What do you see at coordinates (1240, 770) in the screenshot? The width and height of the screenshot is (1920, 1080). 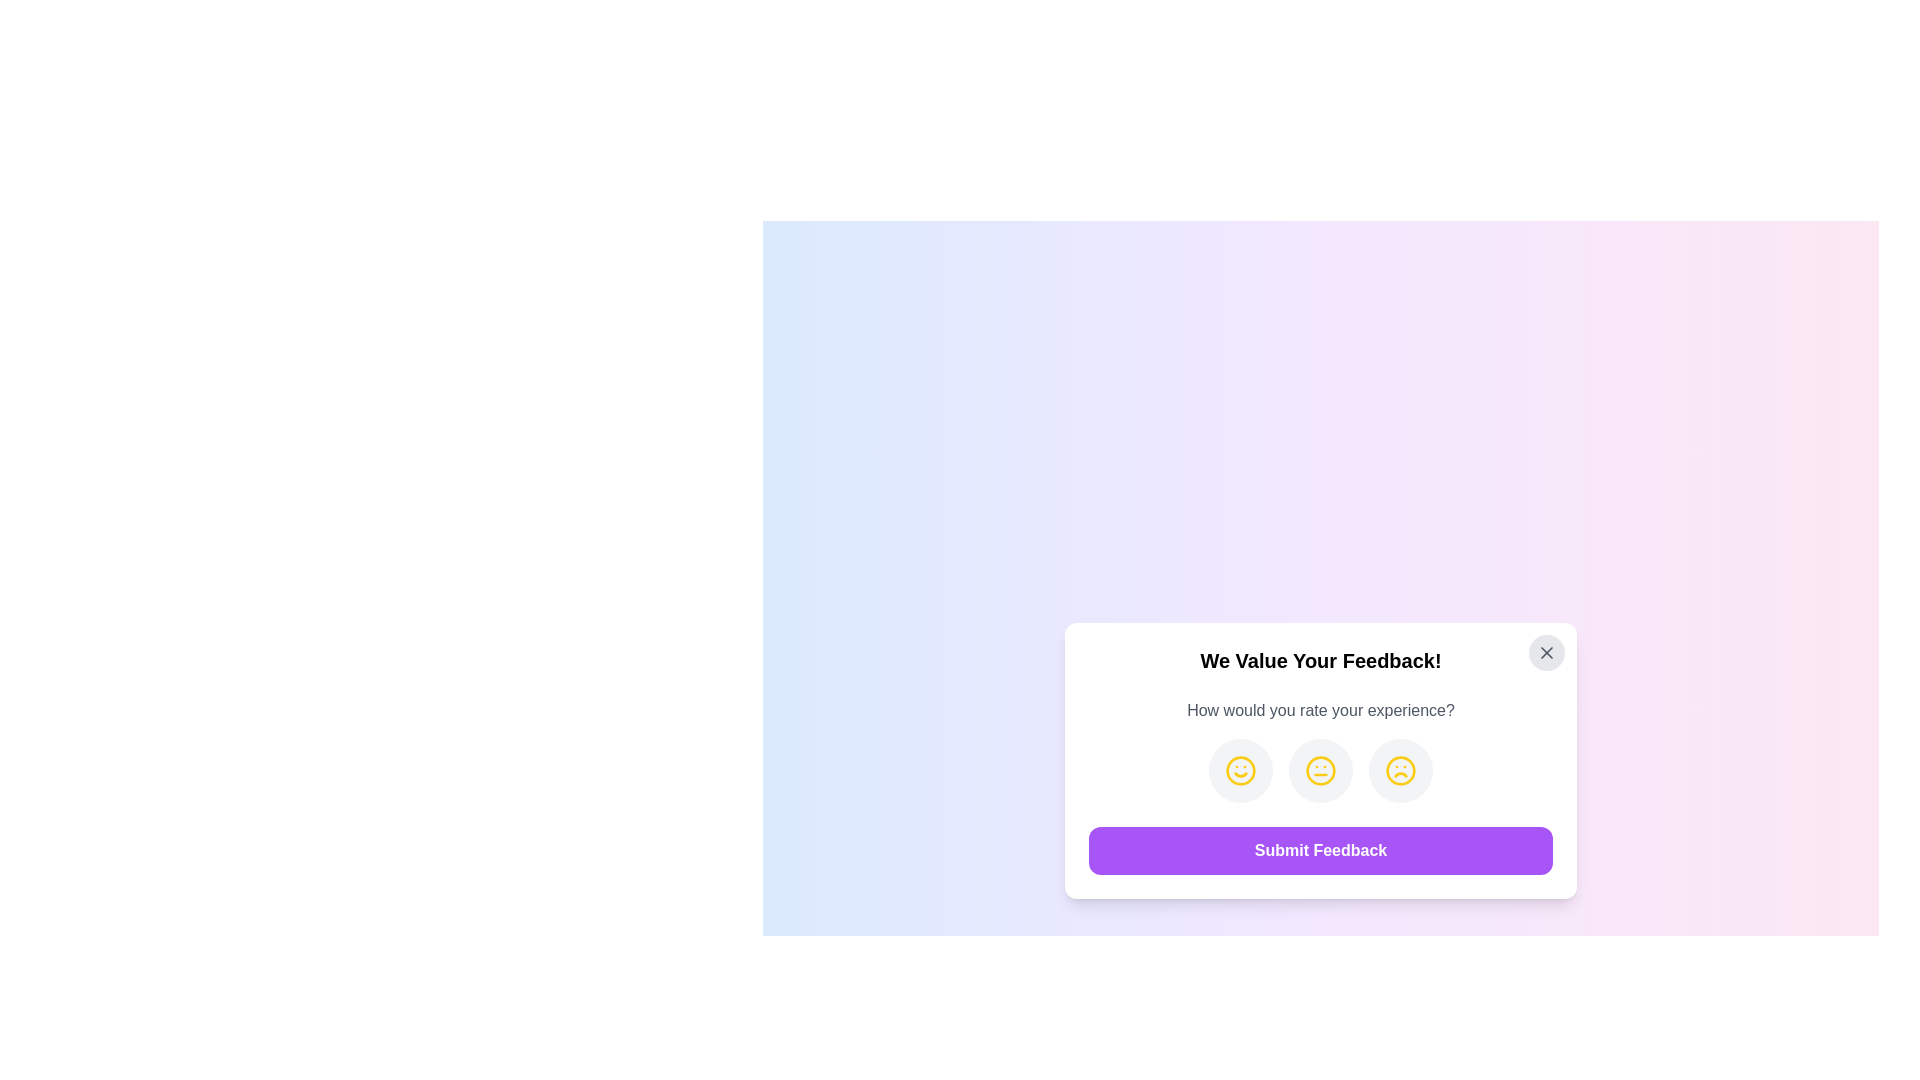 I see `the left-most interactive button with a smiley face icon` at bounding box center [1240, 770].